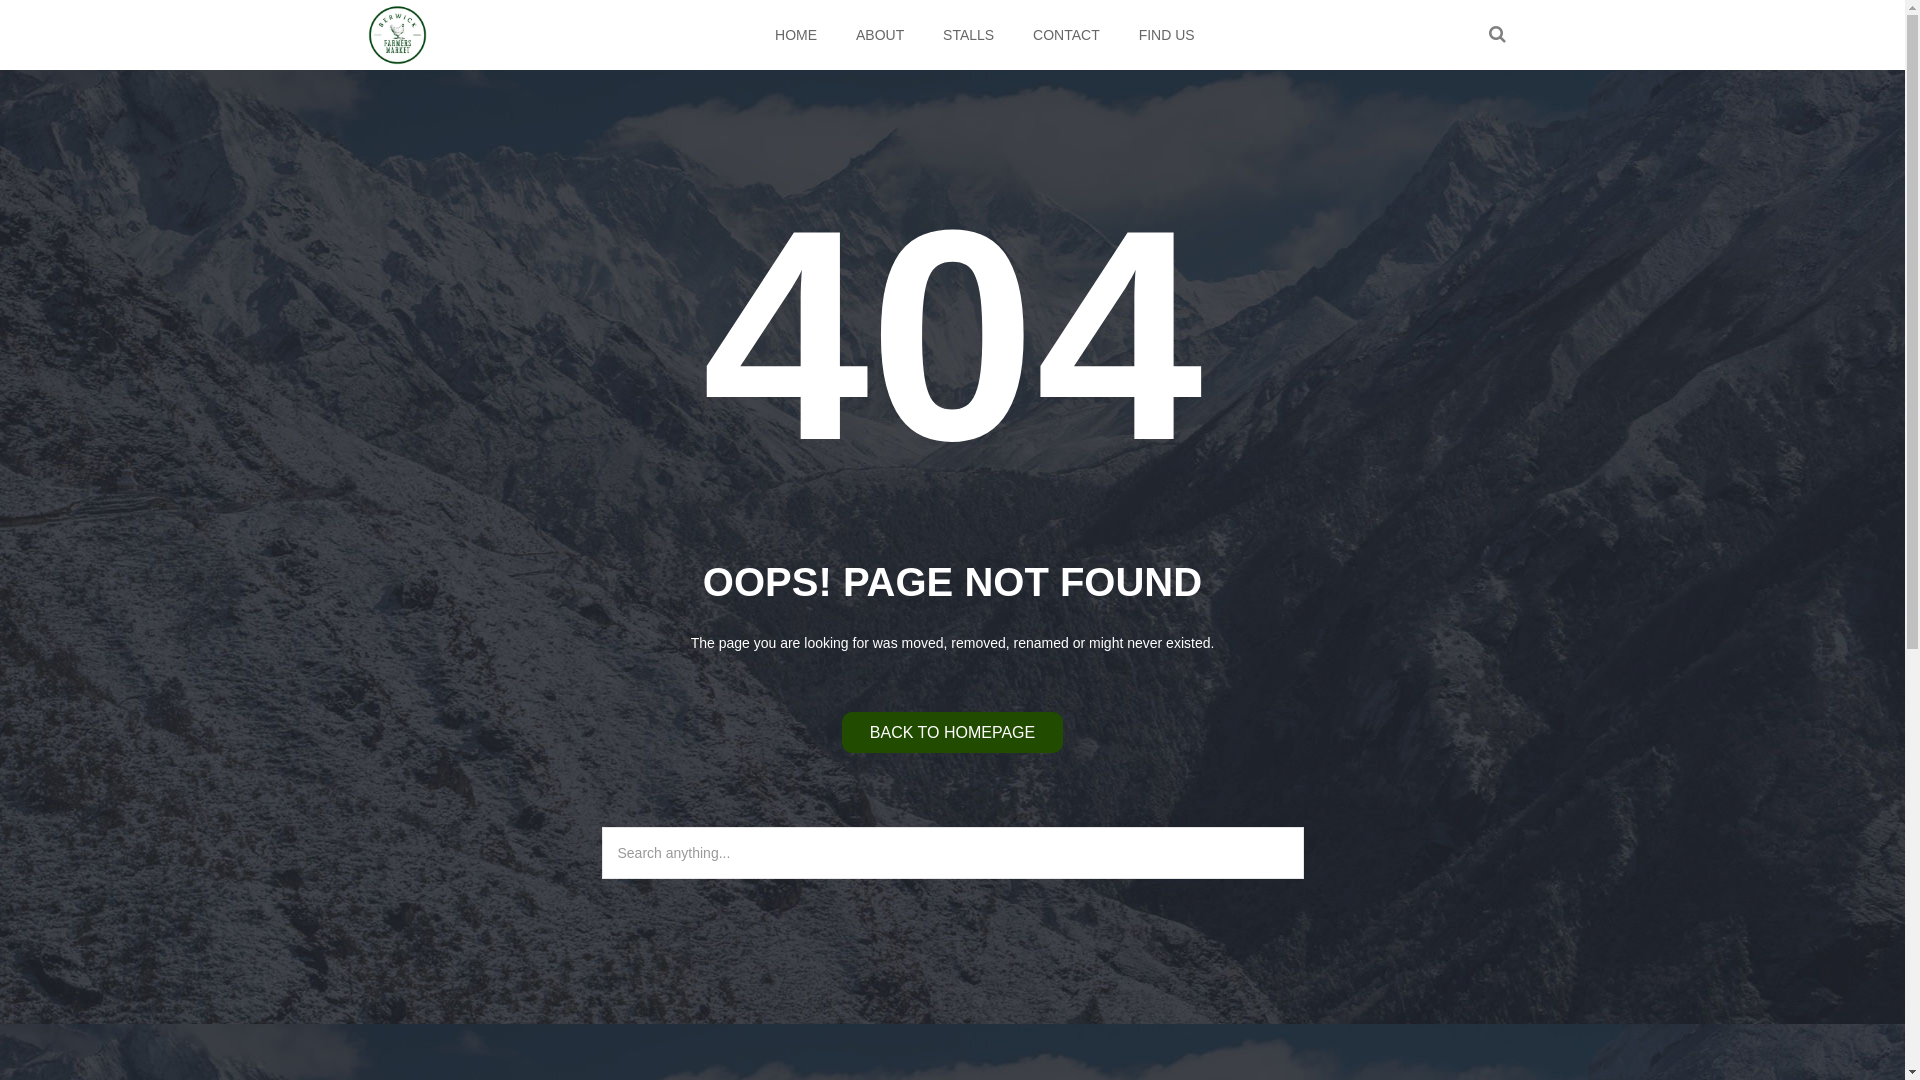 The width and height of the screenshot is (1920, 1080). What do you see at coordinates (398, 34) in the screenshot?
I see `'Berwick Farmers Market'` at bounding box center [398, 34].